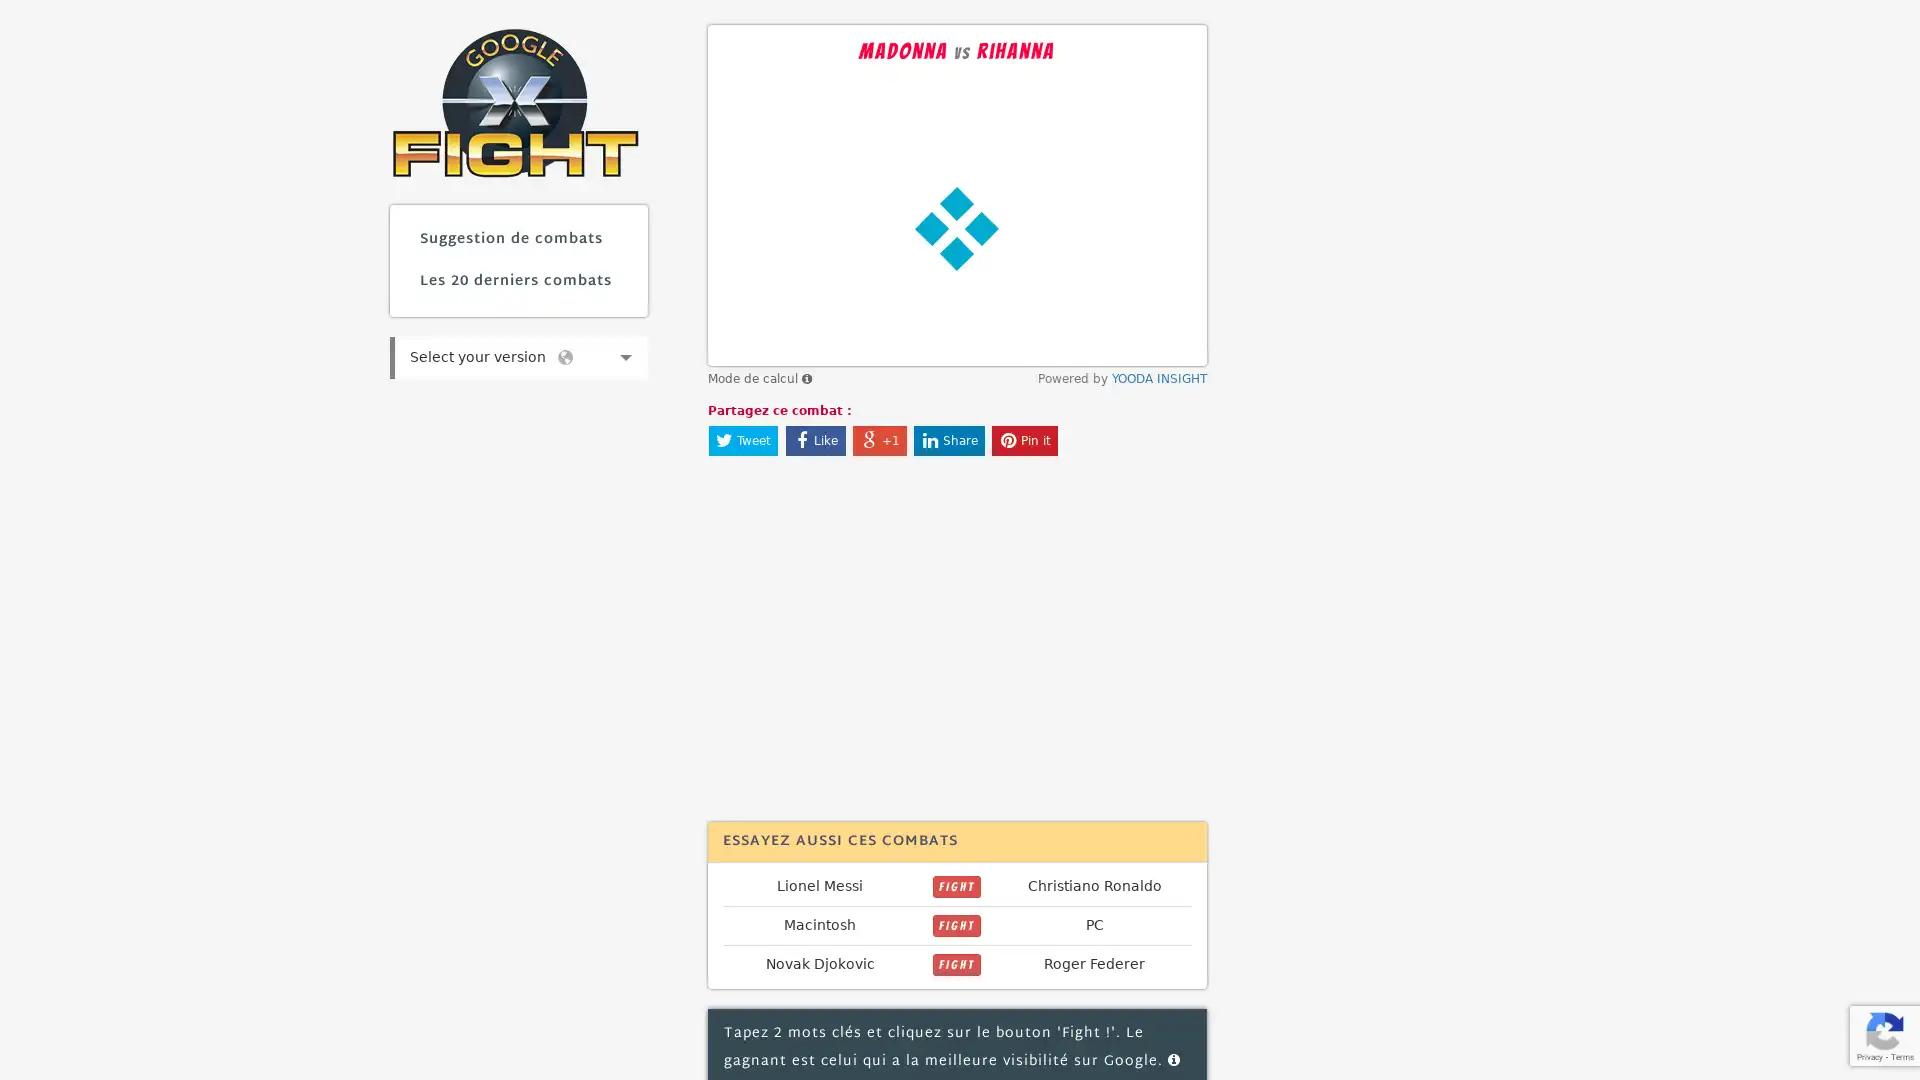 This screenshot has height=1080, width=1920. What do you see at coordinates (955, 886) in the screenshot?
I see `FIGHT` at bounding box center [955, 886].